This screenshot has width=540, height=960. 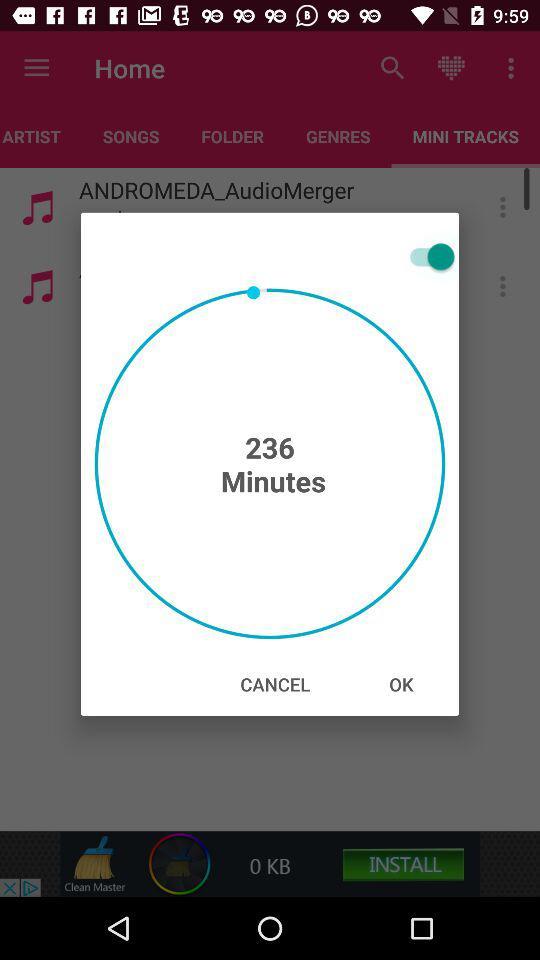 I want to click on the icon to the right of cancel, so click(x=401, y=684).